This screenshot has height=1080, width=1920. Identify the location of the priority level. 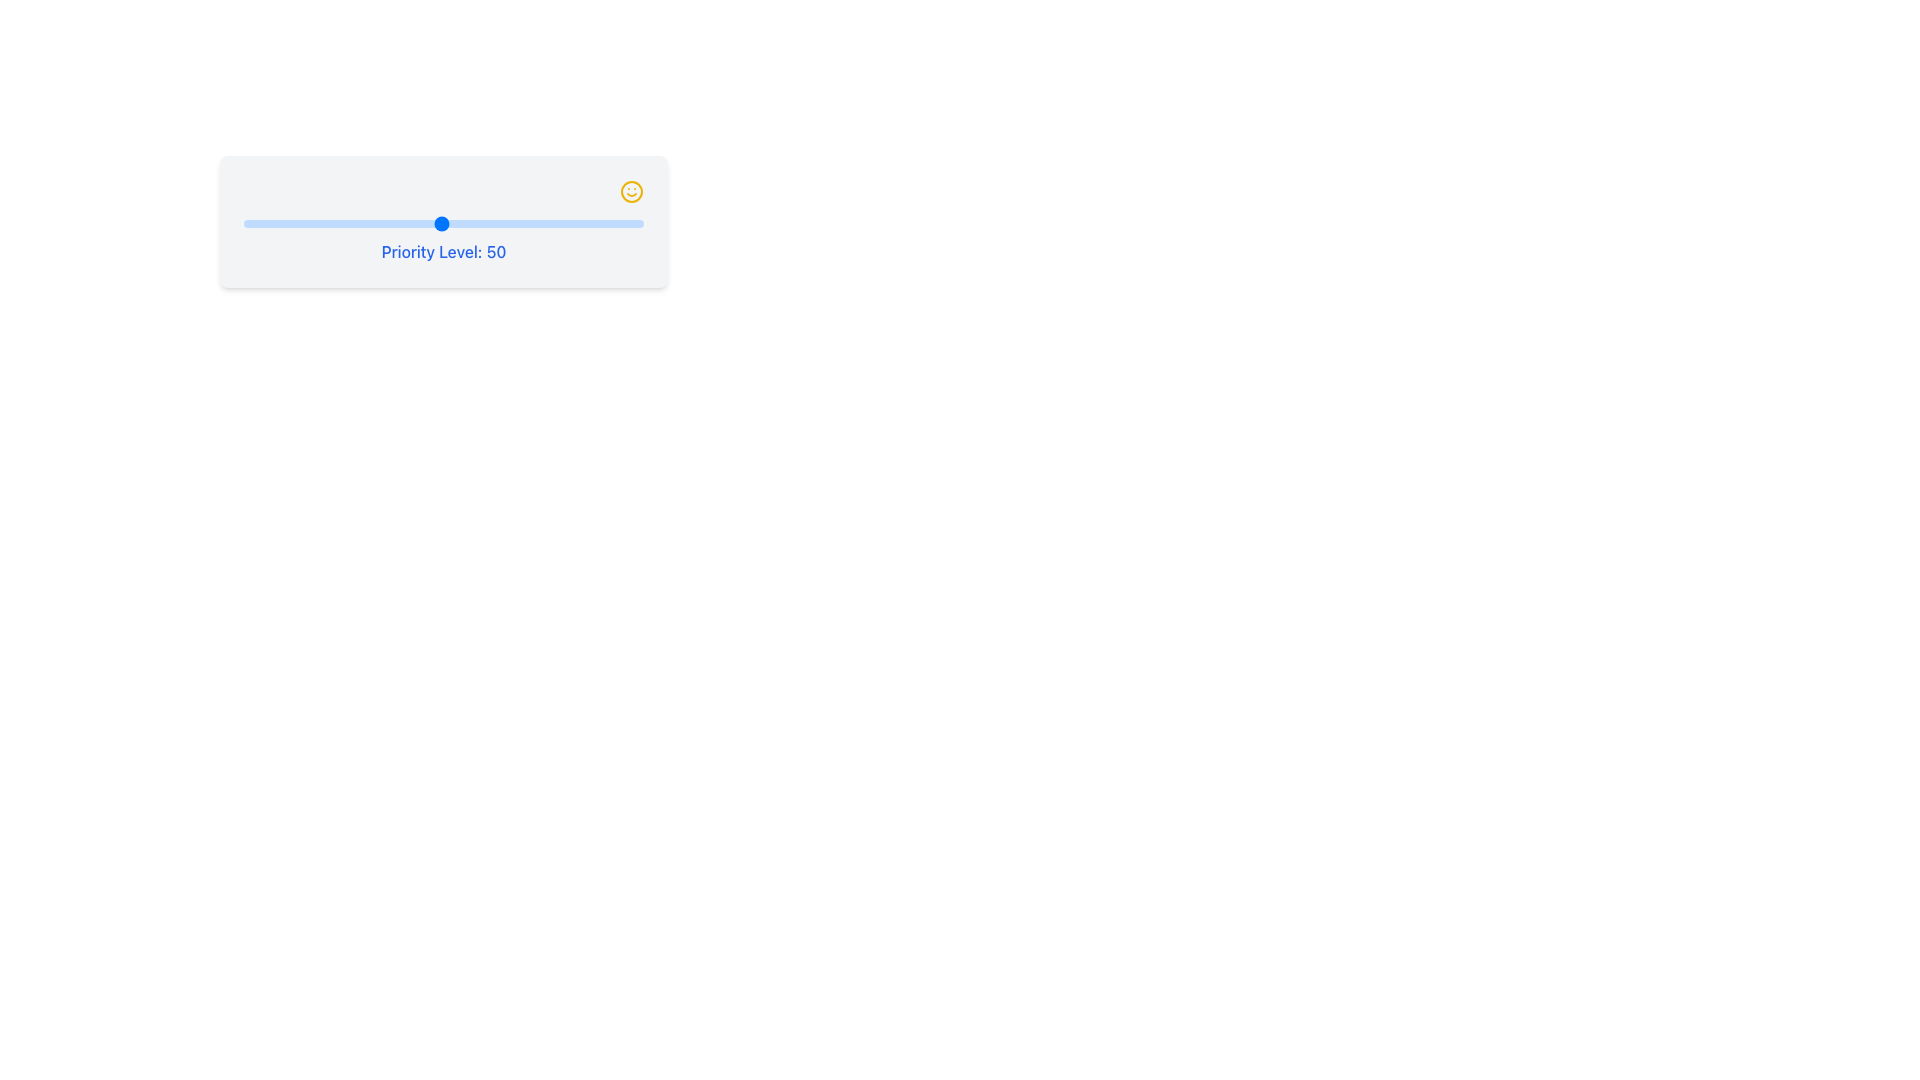
(465, 223).